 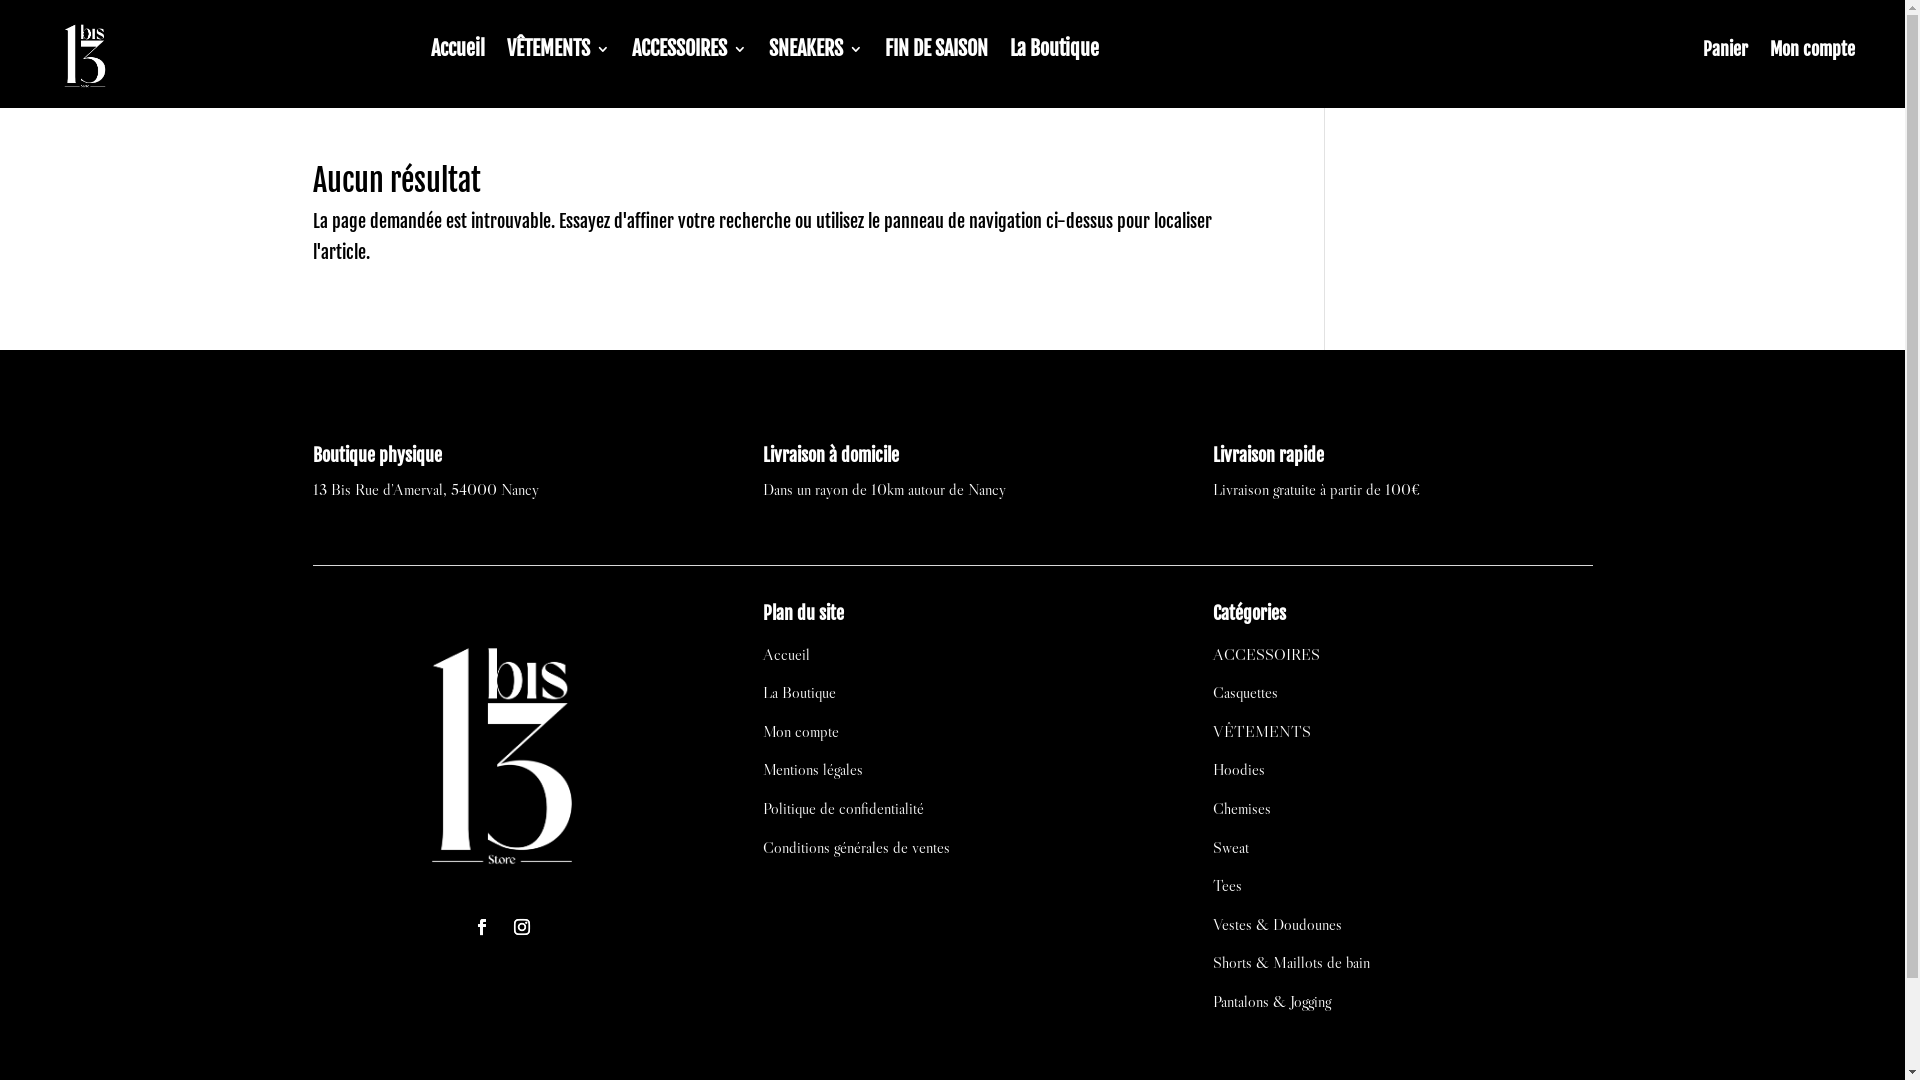 What do you see at coordinates (816, 52) in the screenshot?
I see `'SNEAKERS'` at bounding box center [816, 52].